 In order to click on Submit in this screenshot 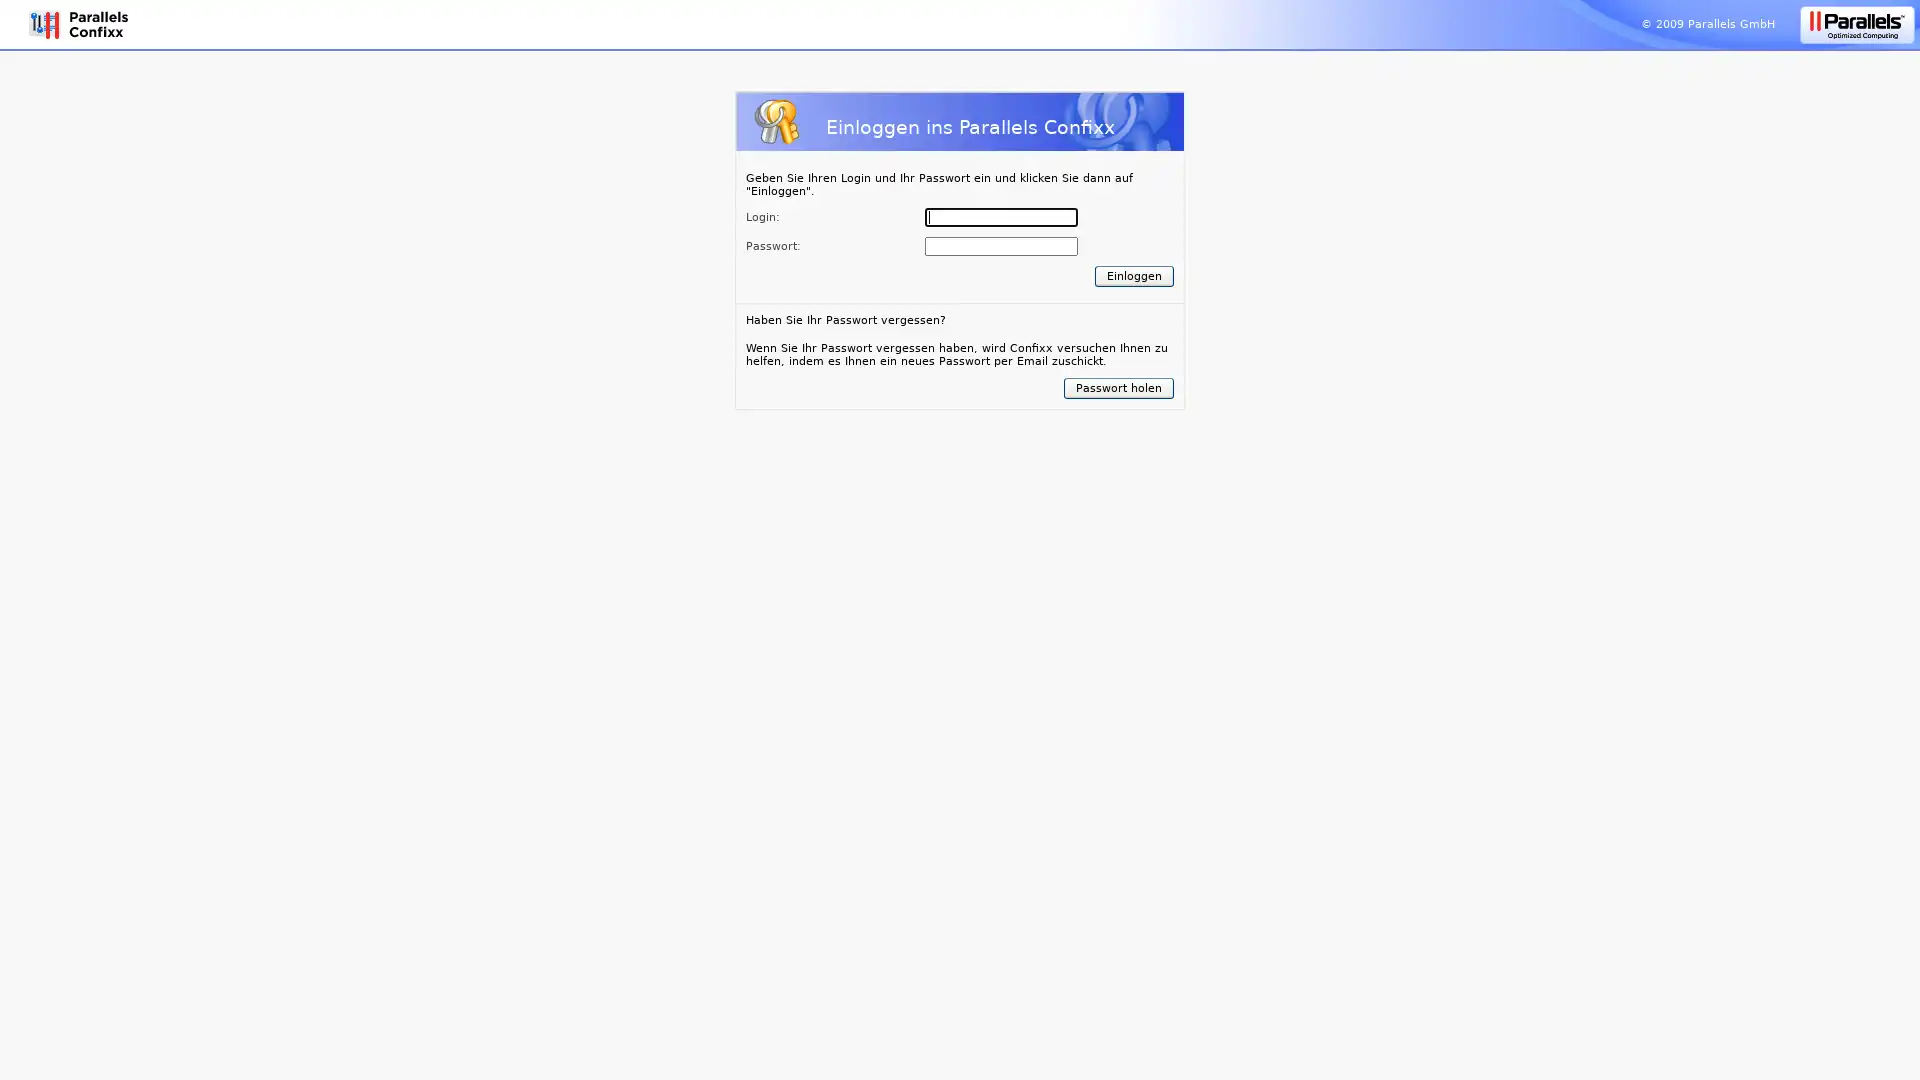, I will do `click(1069, 388)`.